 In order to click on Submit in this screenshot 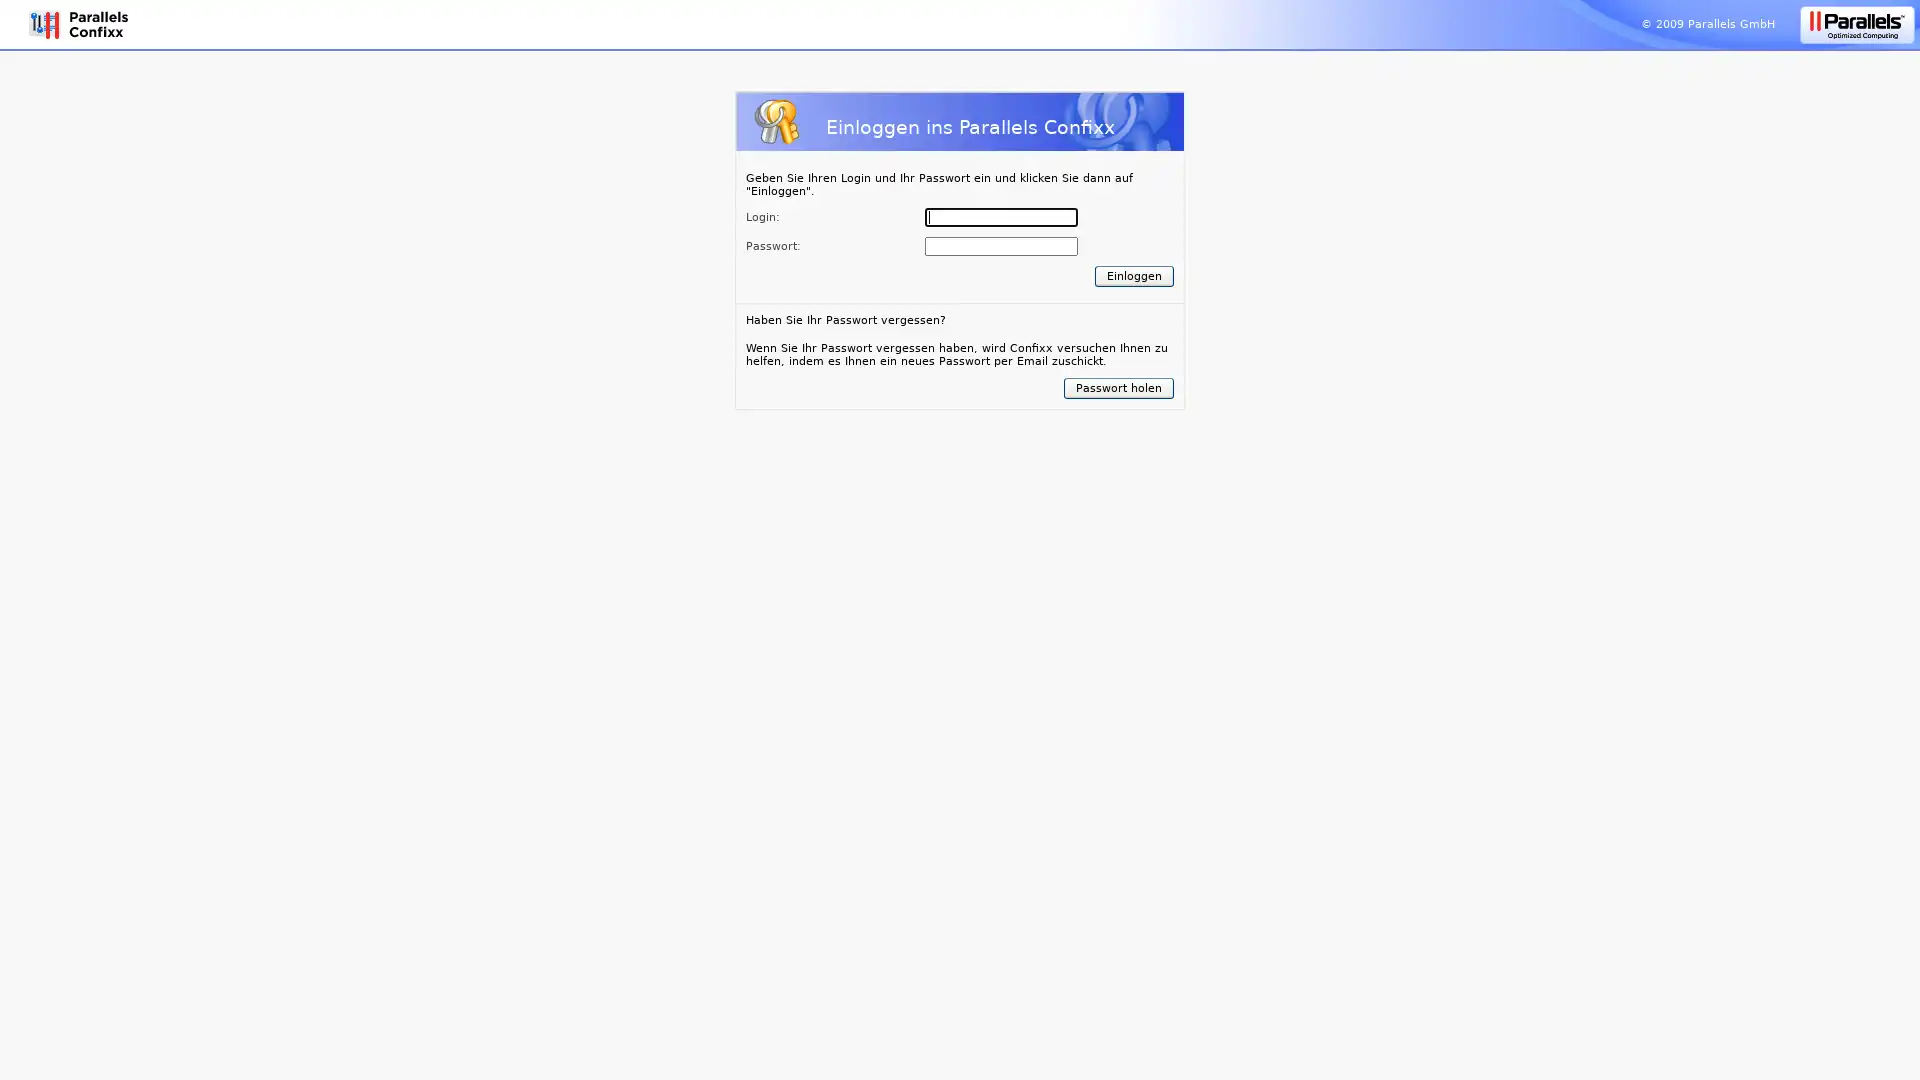, I will do `click(1069, 388)`.